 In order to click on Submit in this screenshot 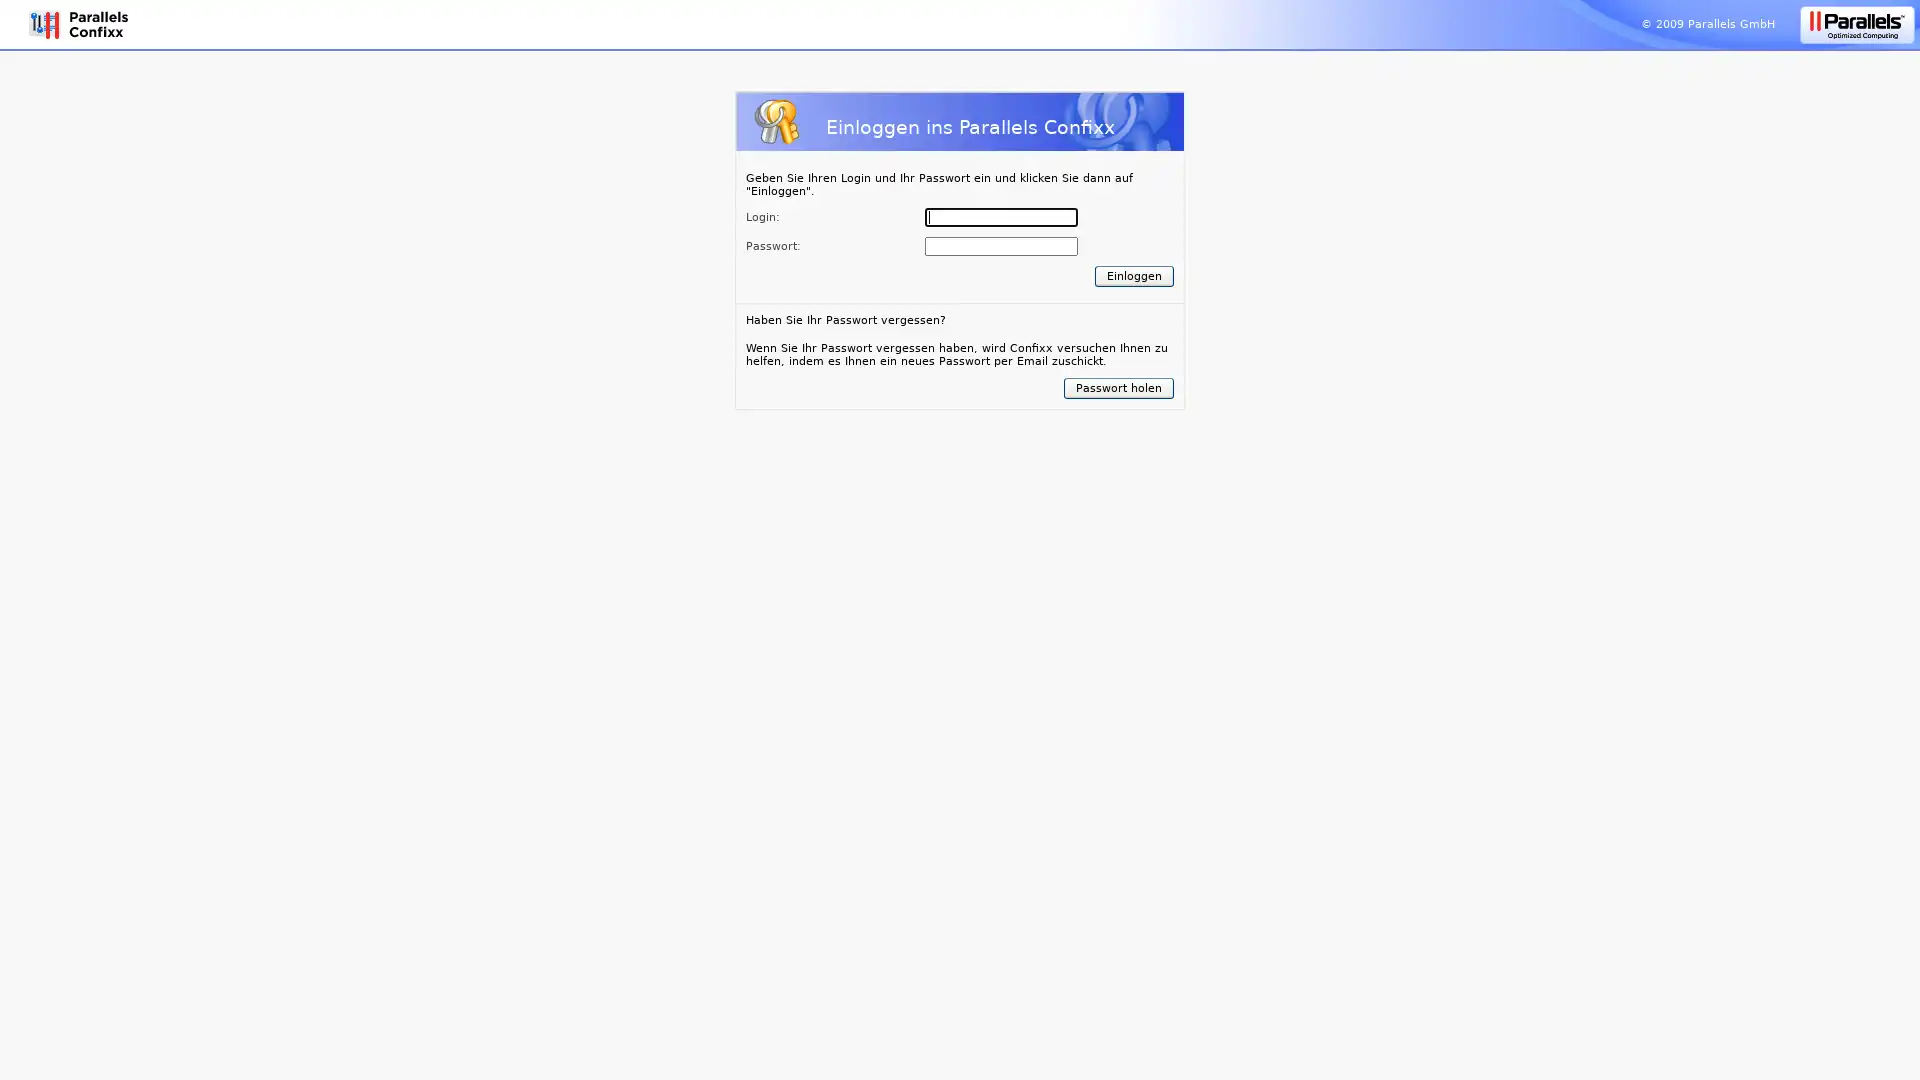, I will do `click(1069, 388)`.